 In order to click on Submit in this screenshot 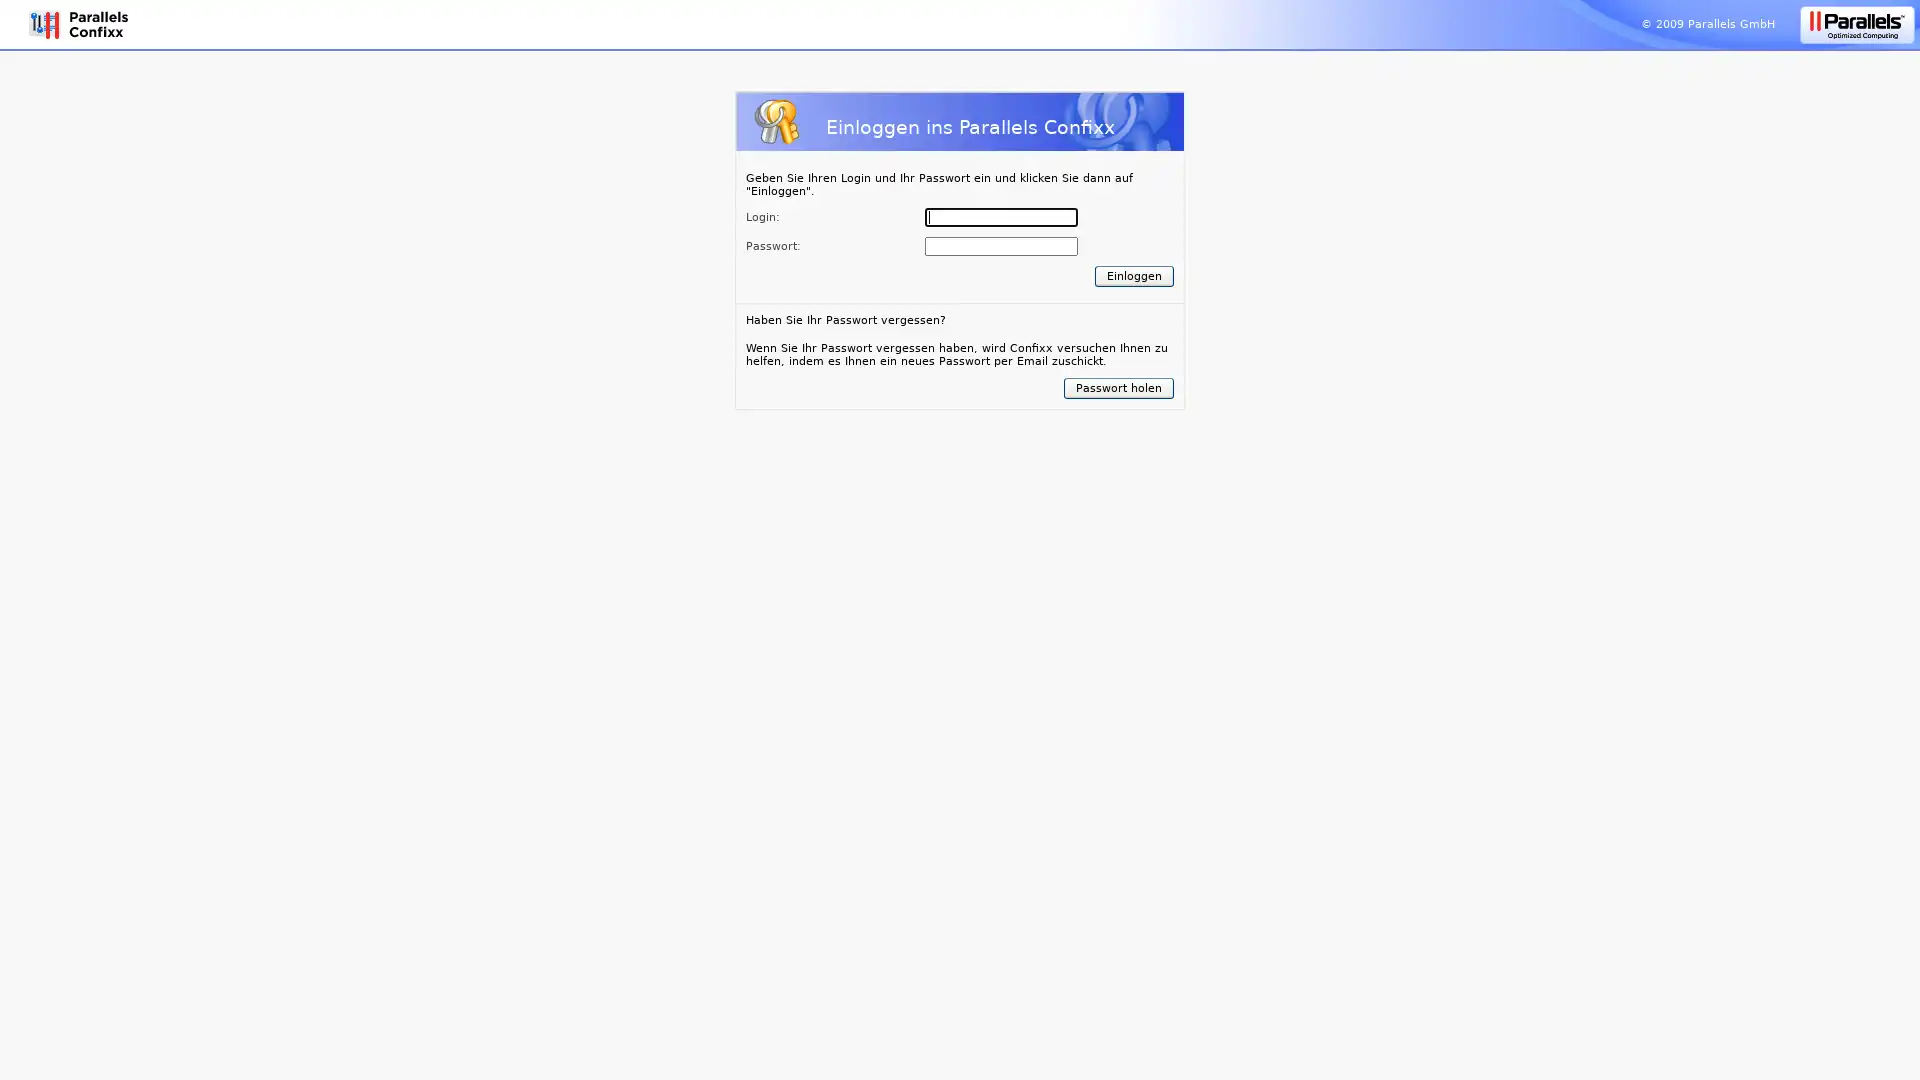, I will do `click(1069, 388)`.